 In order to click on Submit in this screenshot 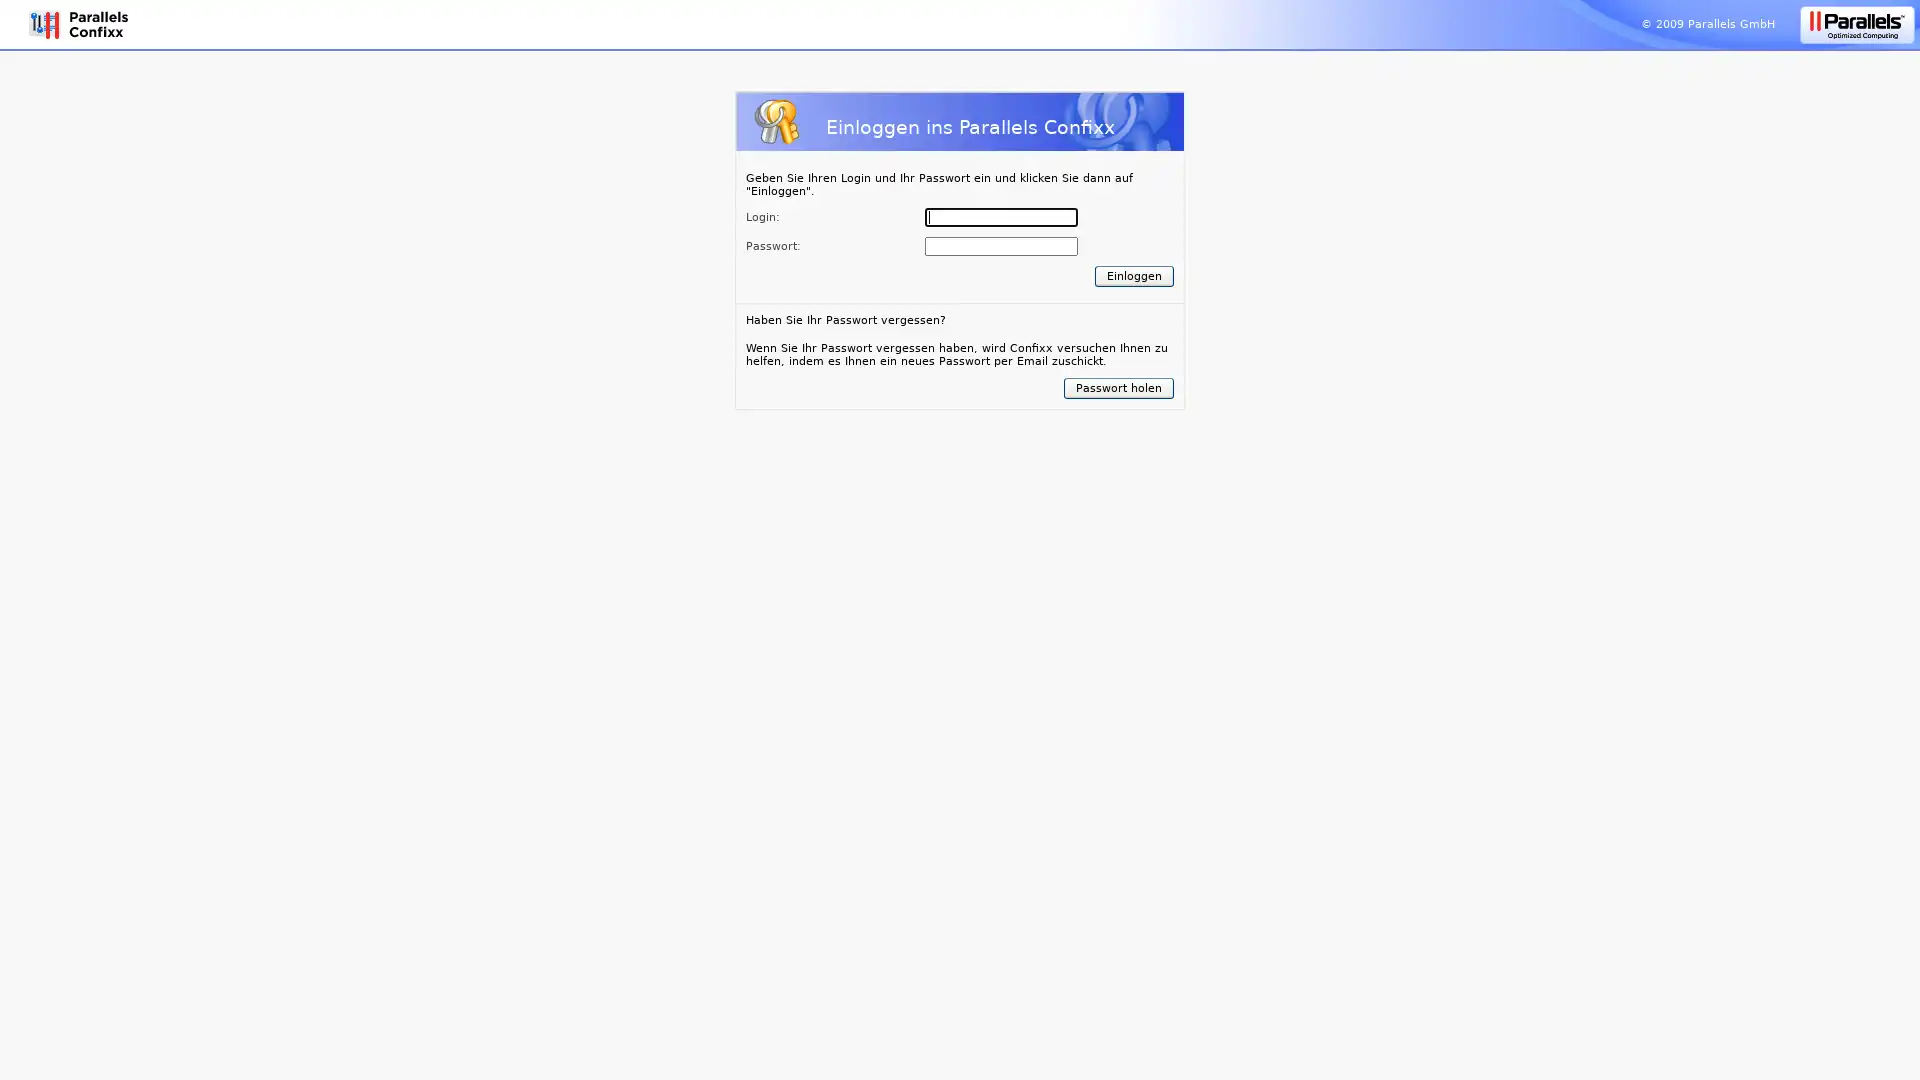, I will do `click(1069, 388)`.